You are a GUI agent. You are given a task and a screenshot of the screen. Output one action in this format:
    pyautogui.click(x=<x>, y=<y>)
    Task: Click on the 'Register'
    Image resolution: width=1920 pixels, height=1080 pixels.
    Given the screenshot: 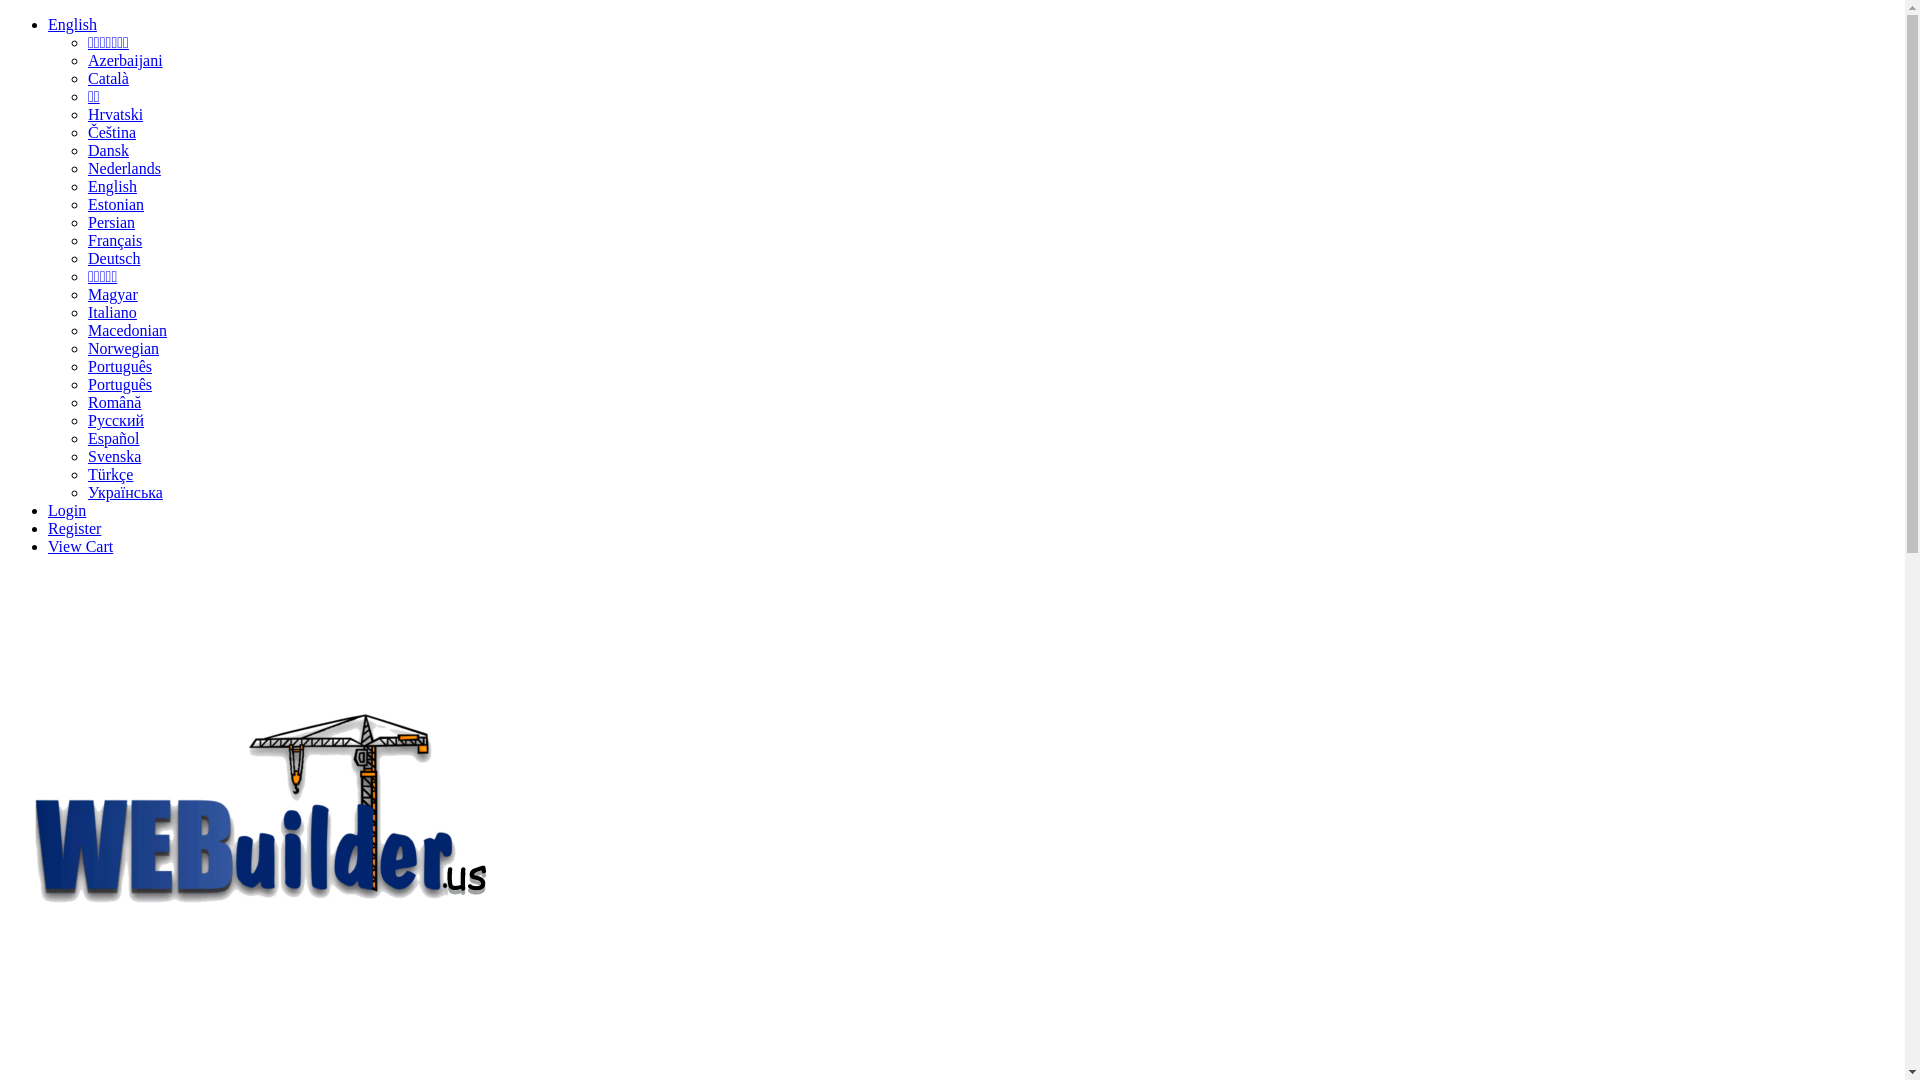 What is the action you would take?
    pyautogui.click(x=74, y=527)
    